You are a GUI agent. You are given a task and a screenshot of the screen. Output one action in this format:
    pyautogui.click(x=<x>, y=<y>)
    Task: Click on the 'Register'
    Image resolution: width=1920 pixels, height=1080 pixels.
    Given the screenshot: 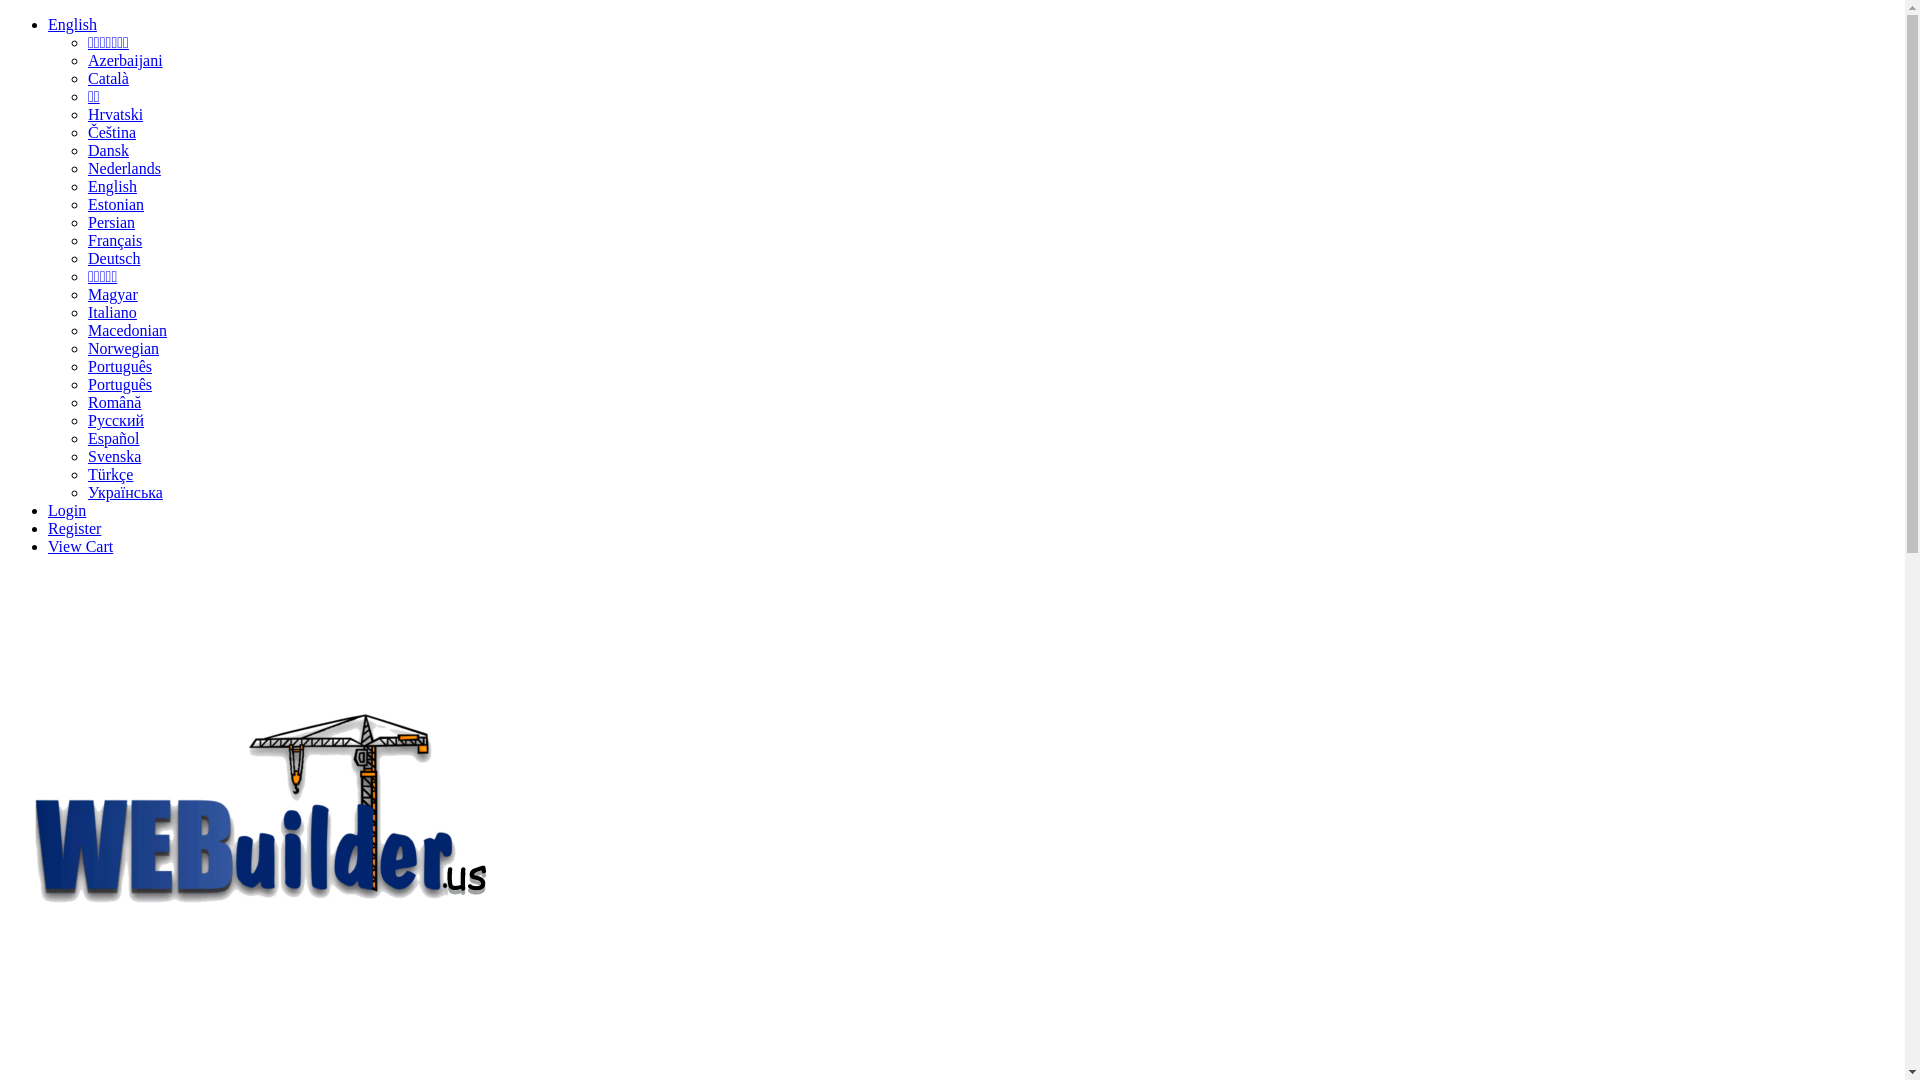 What is the action you would take?
    pyautogui.click(x=74, y=527)
    